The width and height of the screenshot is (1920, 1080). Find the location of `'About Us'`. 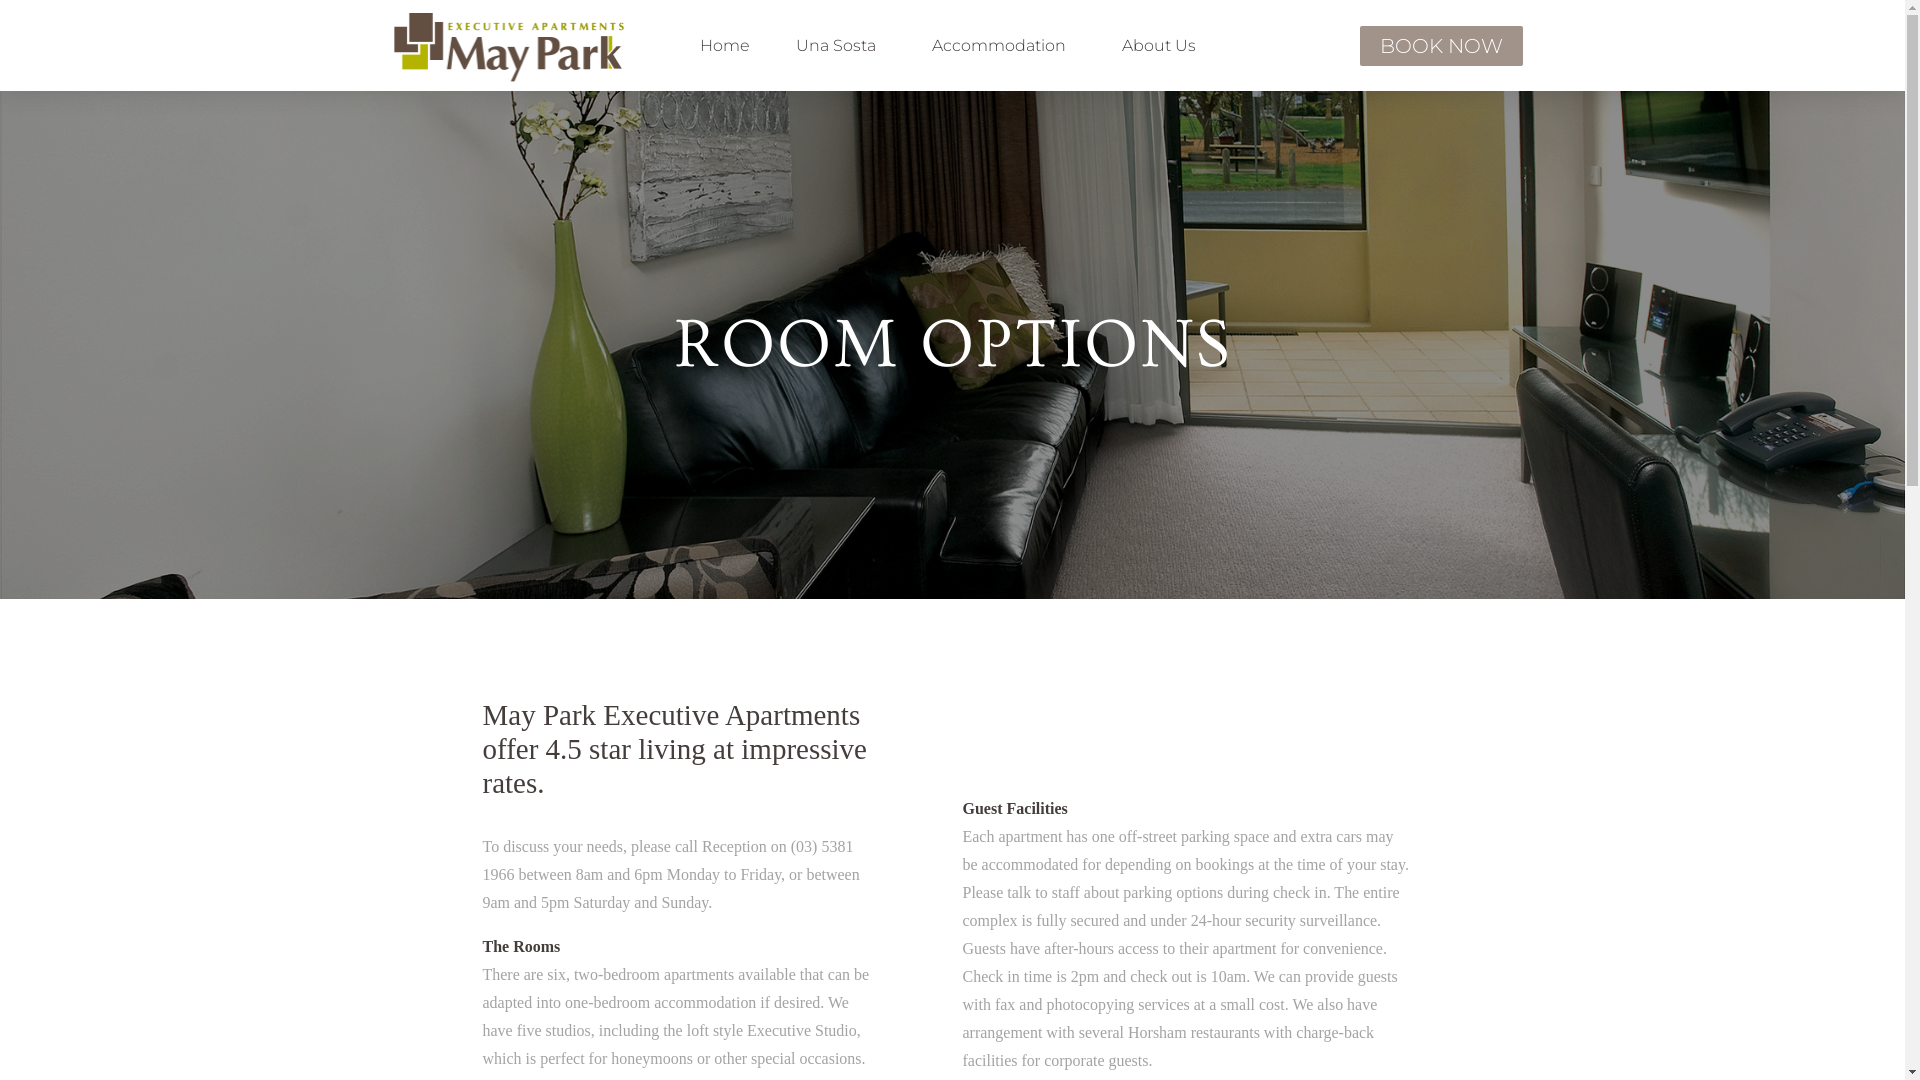

'About Us' is located at coordinates (1101, 45).